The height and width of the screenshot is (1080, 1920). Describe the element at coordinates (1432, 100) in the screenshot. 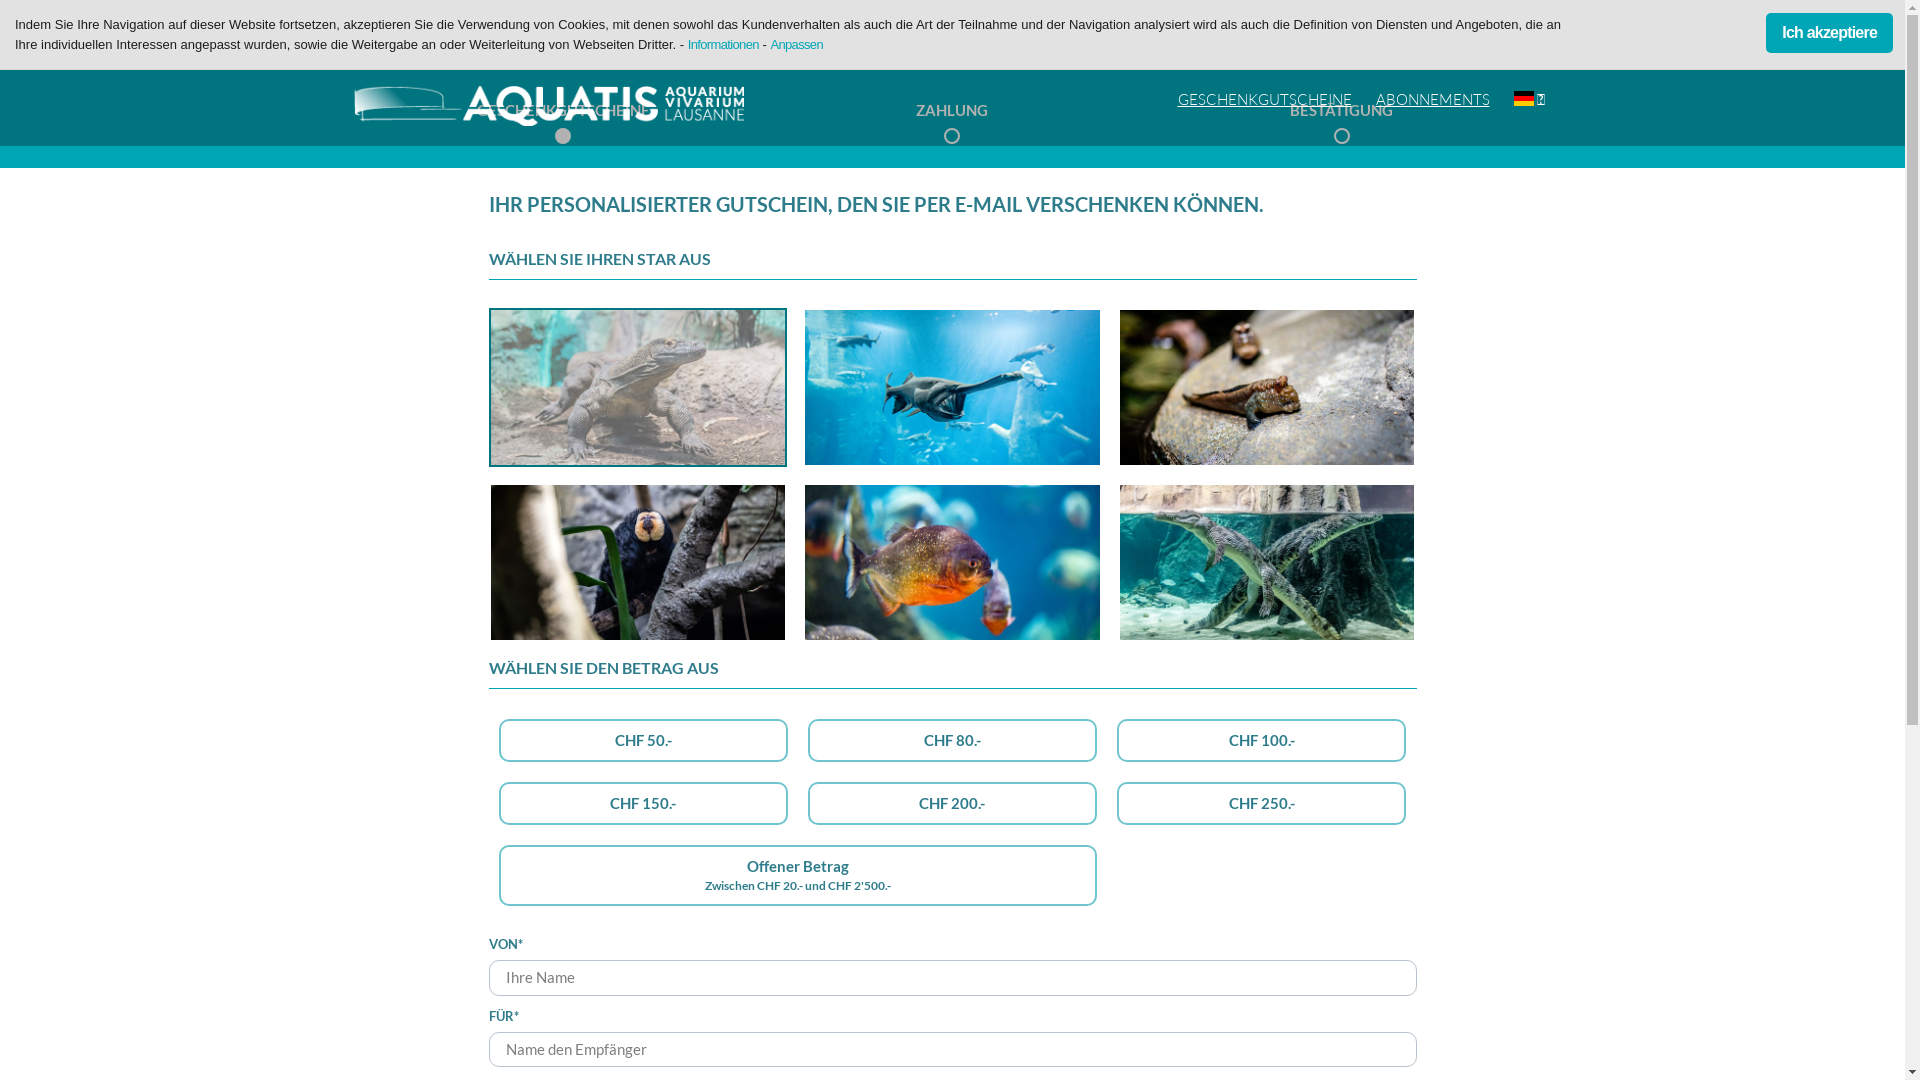

I see `'ABONNEMENTS'` at that location.